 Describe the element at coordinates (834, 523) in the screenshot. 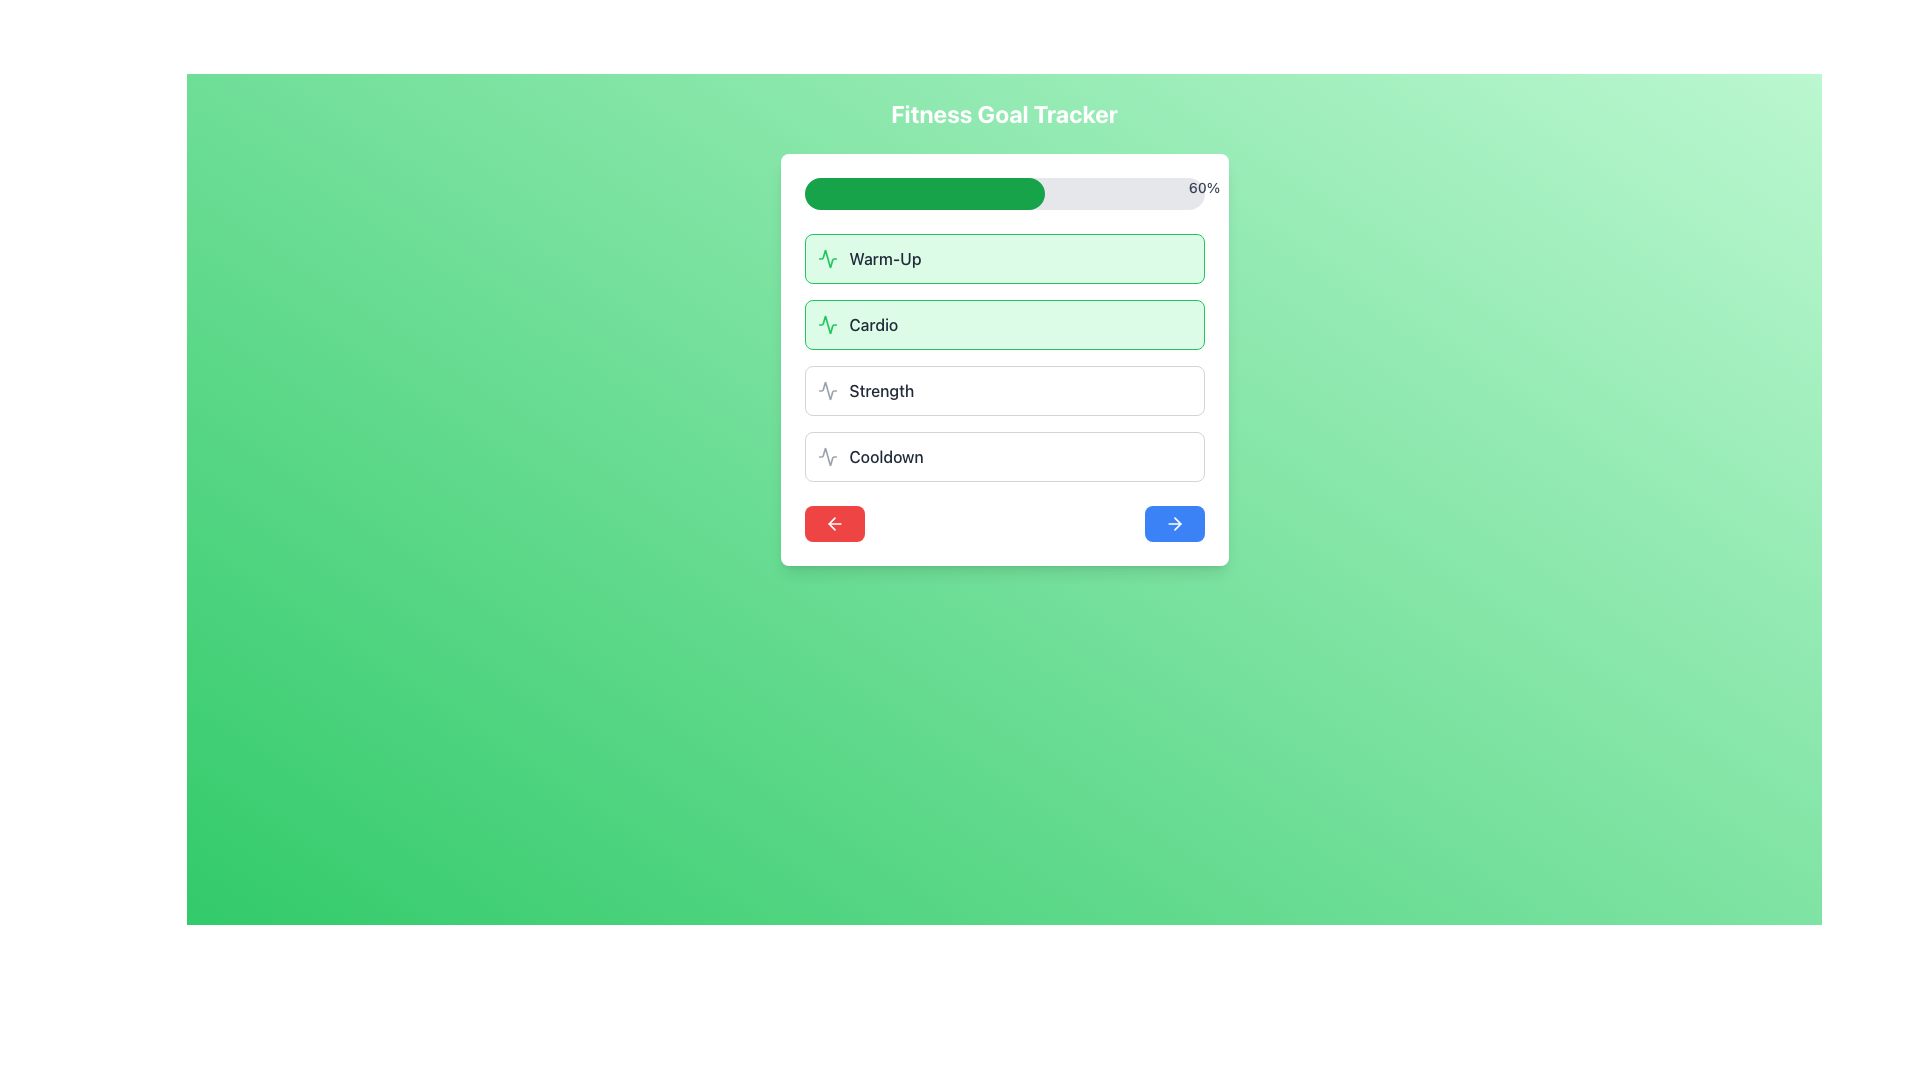

I see `the red rectangular button with rounded corners that features a left-pointing arrow icon, located at the lower-left side of the interface's main card layout` at that location.